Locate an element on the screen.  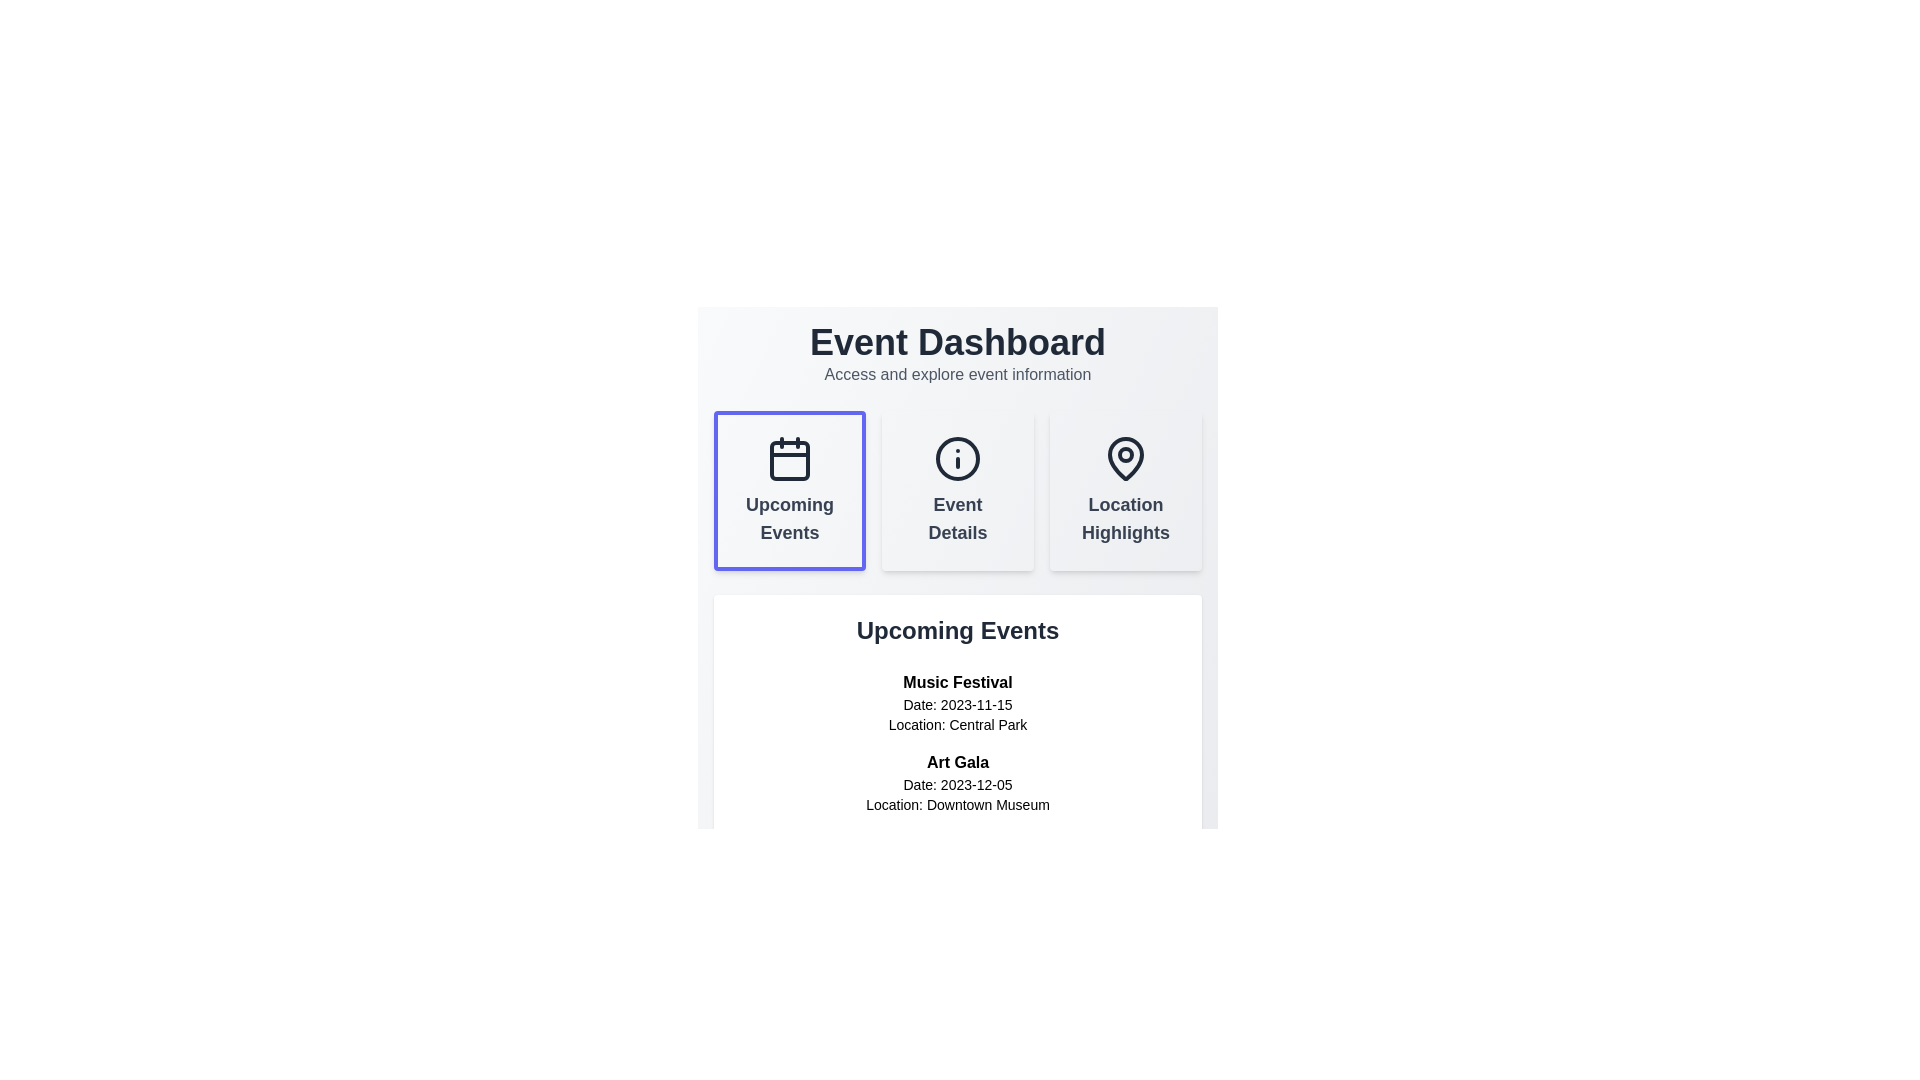
the information icon located in the second card below the 'Event Dashboard' heading is located at coordinates (957, 459).